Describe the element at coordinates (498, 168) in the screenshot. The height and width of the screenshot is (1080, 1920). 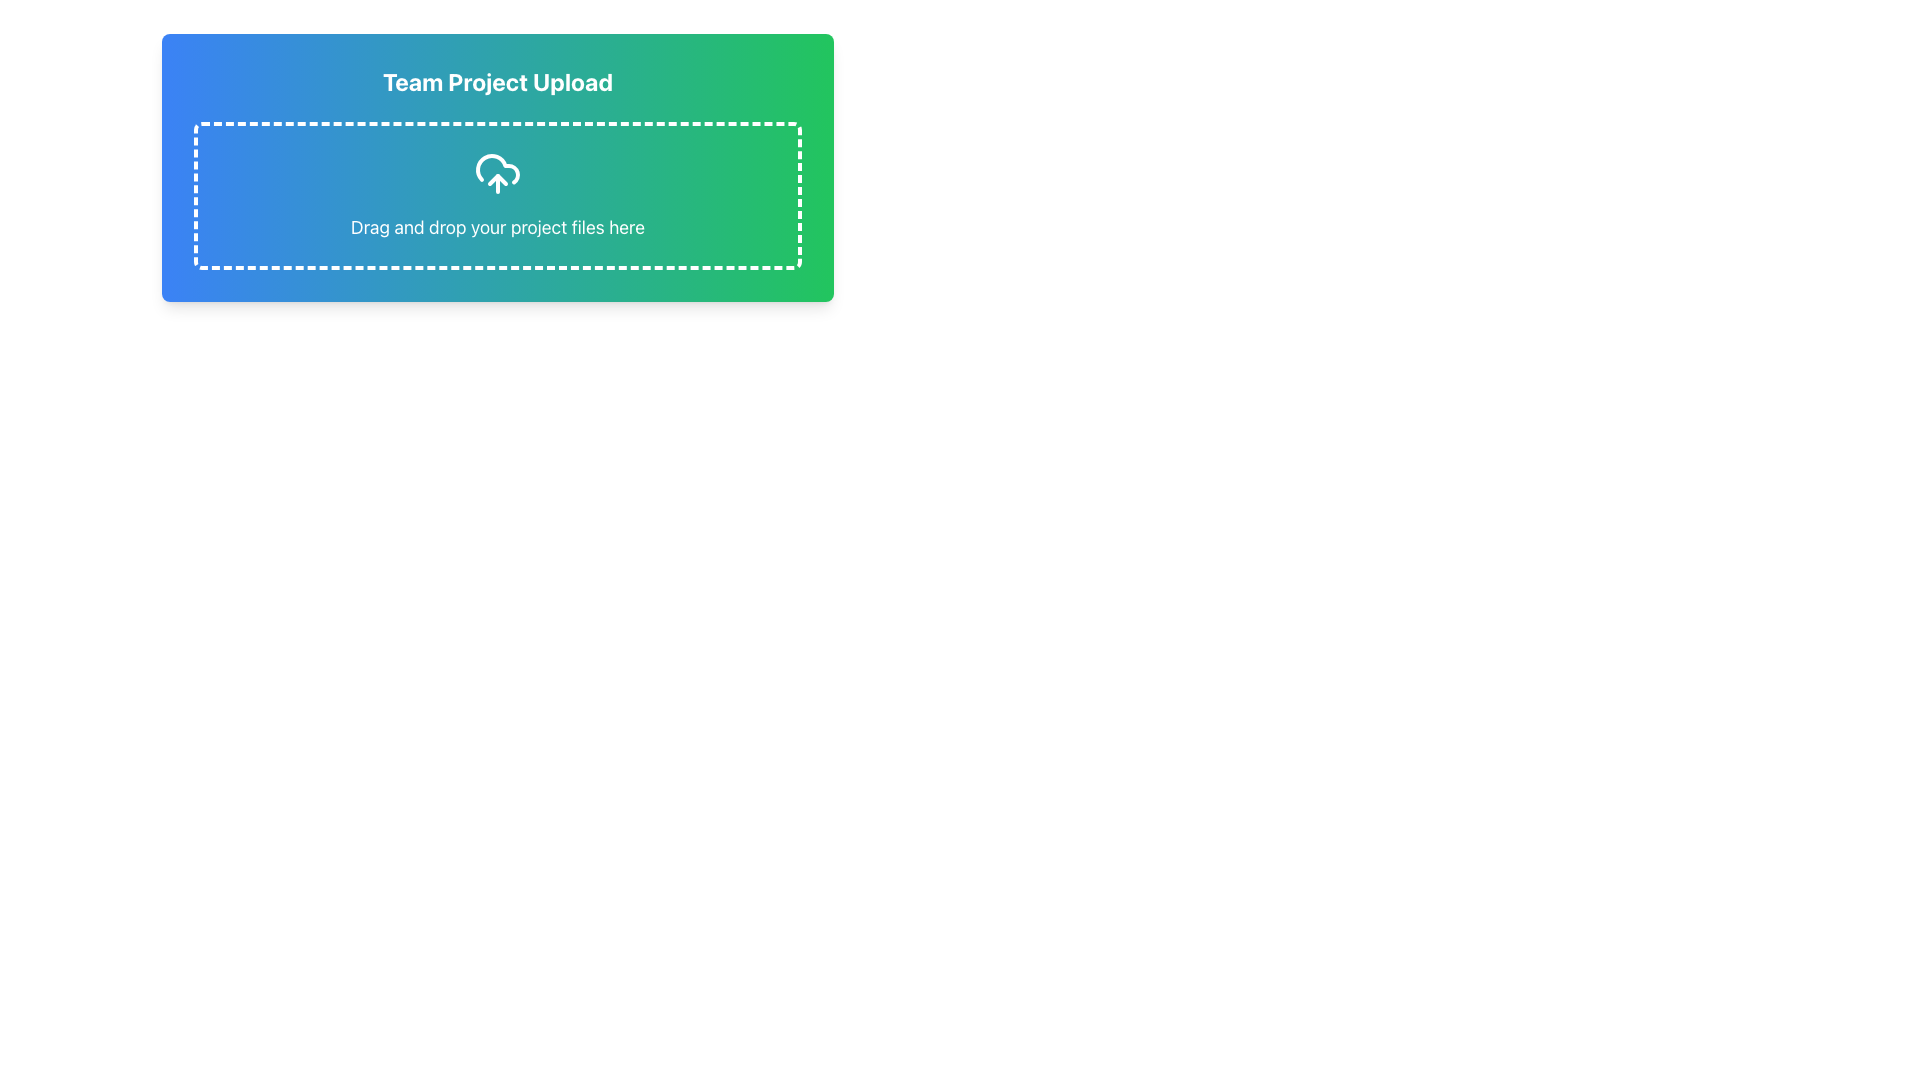
I see `the cloud-shaped vector graphic icon located in the middle of the dashed rectangular drop area within a gradient-colored card` at that location.